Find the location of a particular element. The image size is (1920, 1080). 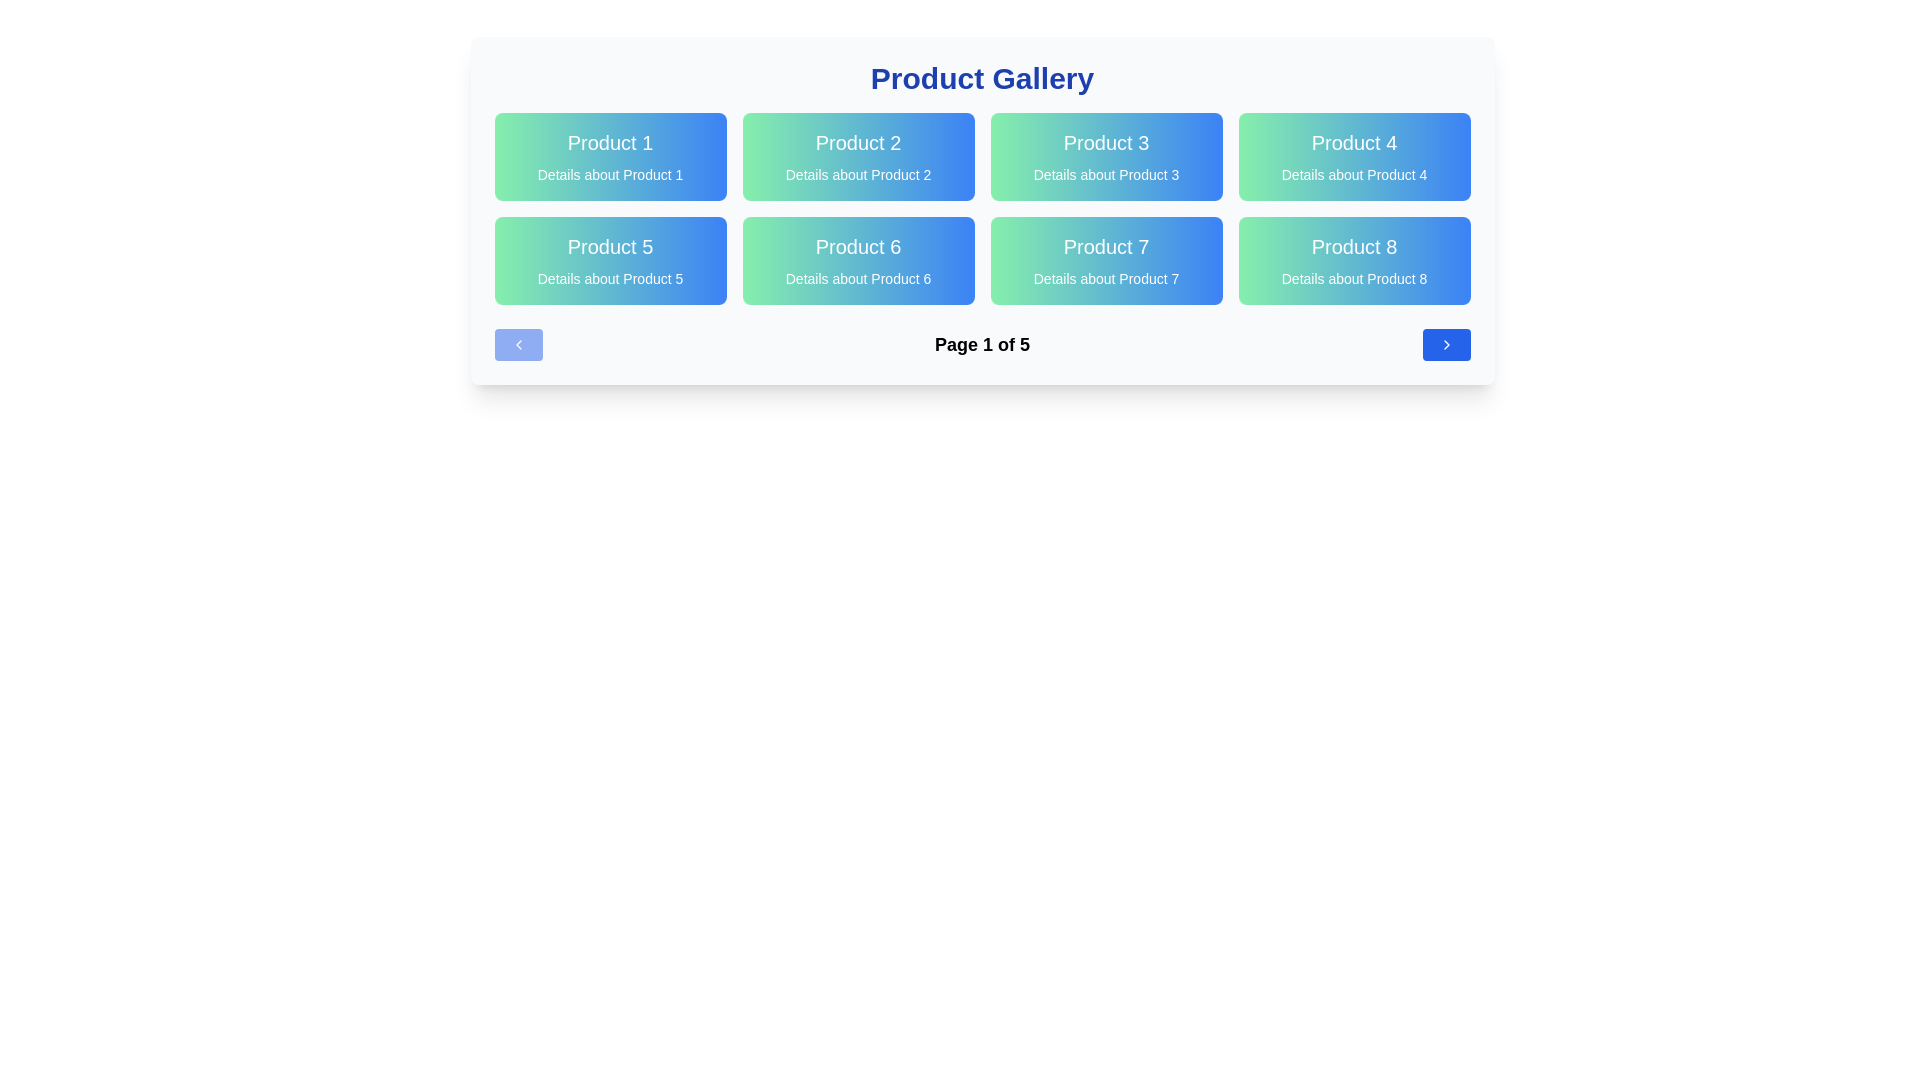

the text label providing supplementary details about Product 6, located beneath the title in the product card is located at coordinates (858, 278).